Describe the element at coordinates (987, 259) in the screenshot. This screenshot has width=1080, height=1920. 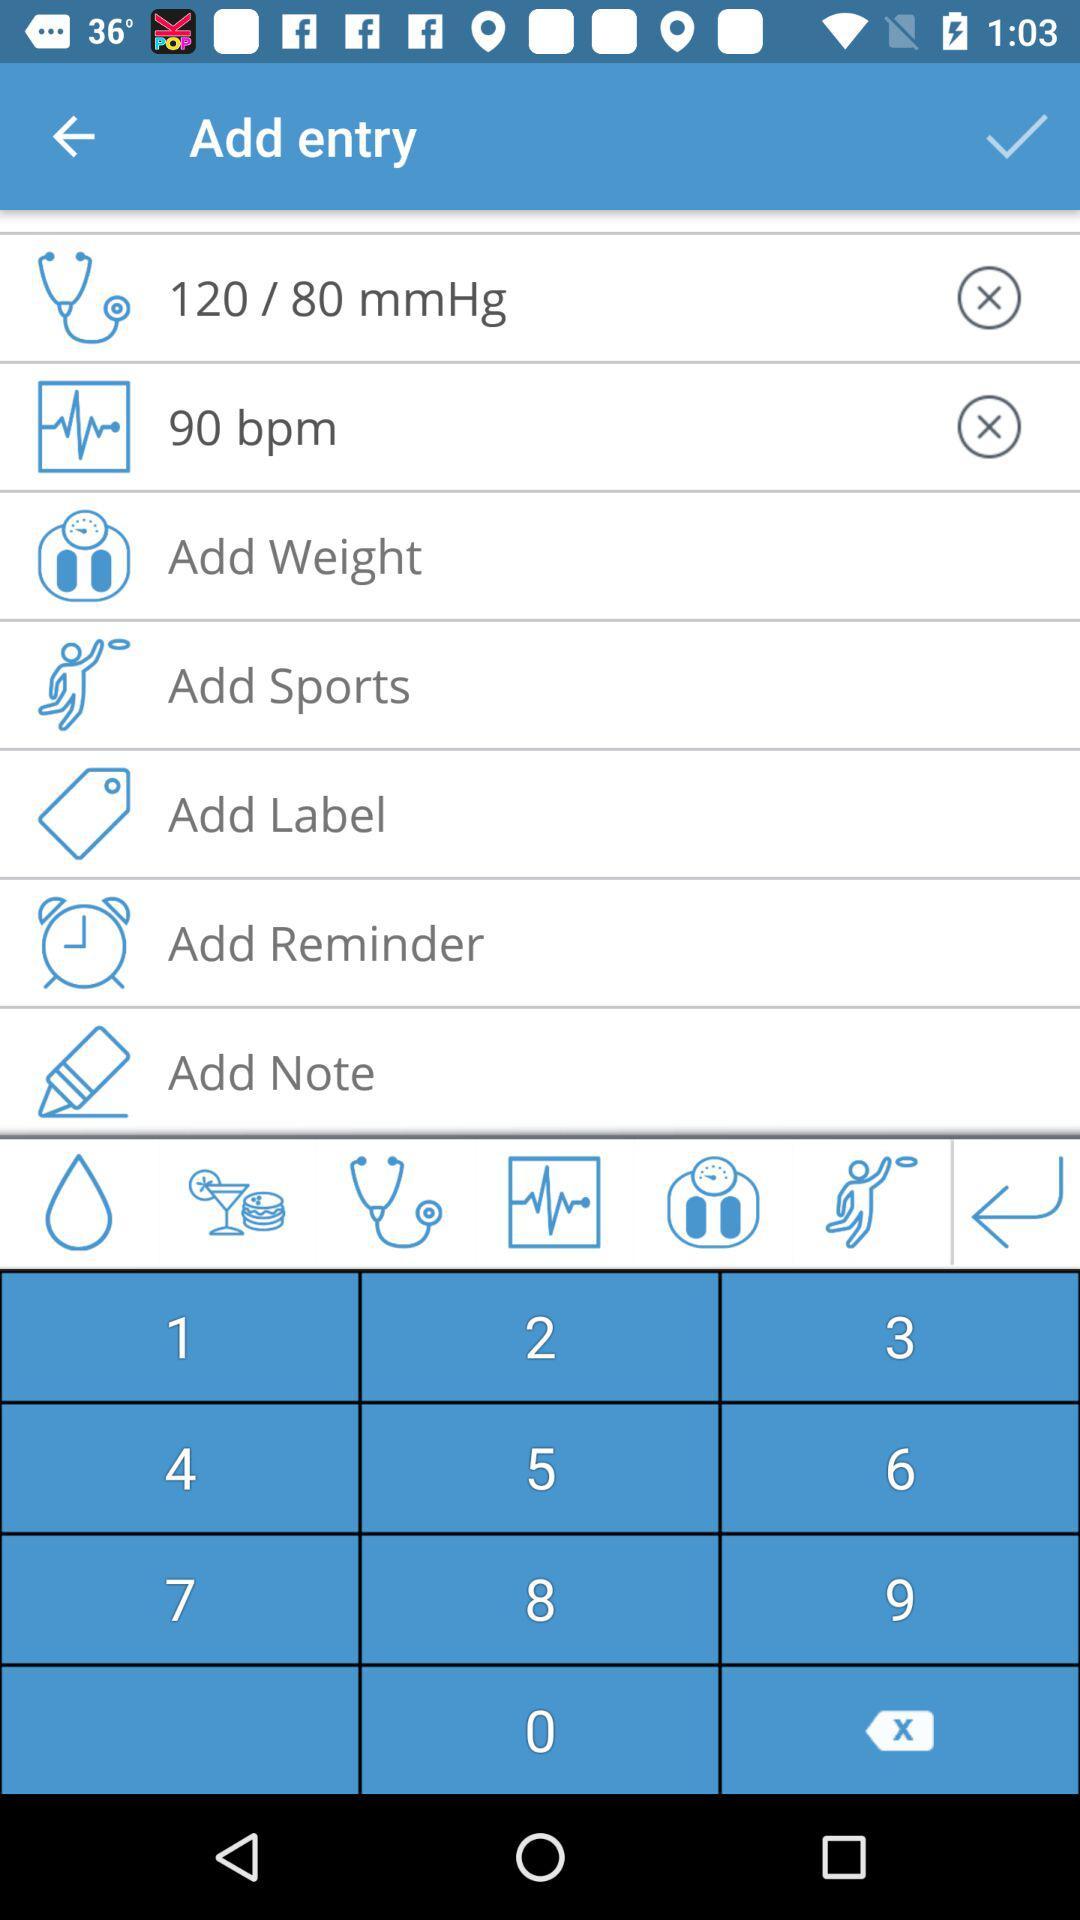
I see `the close icon` at that location.